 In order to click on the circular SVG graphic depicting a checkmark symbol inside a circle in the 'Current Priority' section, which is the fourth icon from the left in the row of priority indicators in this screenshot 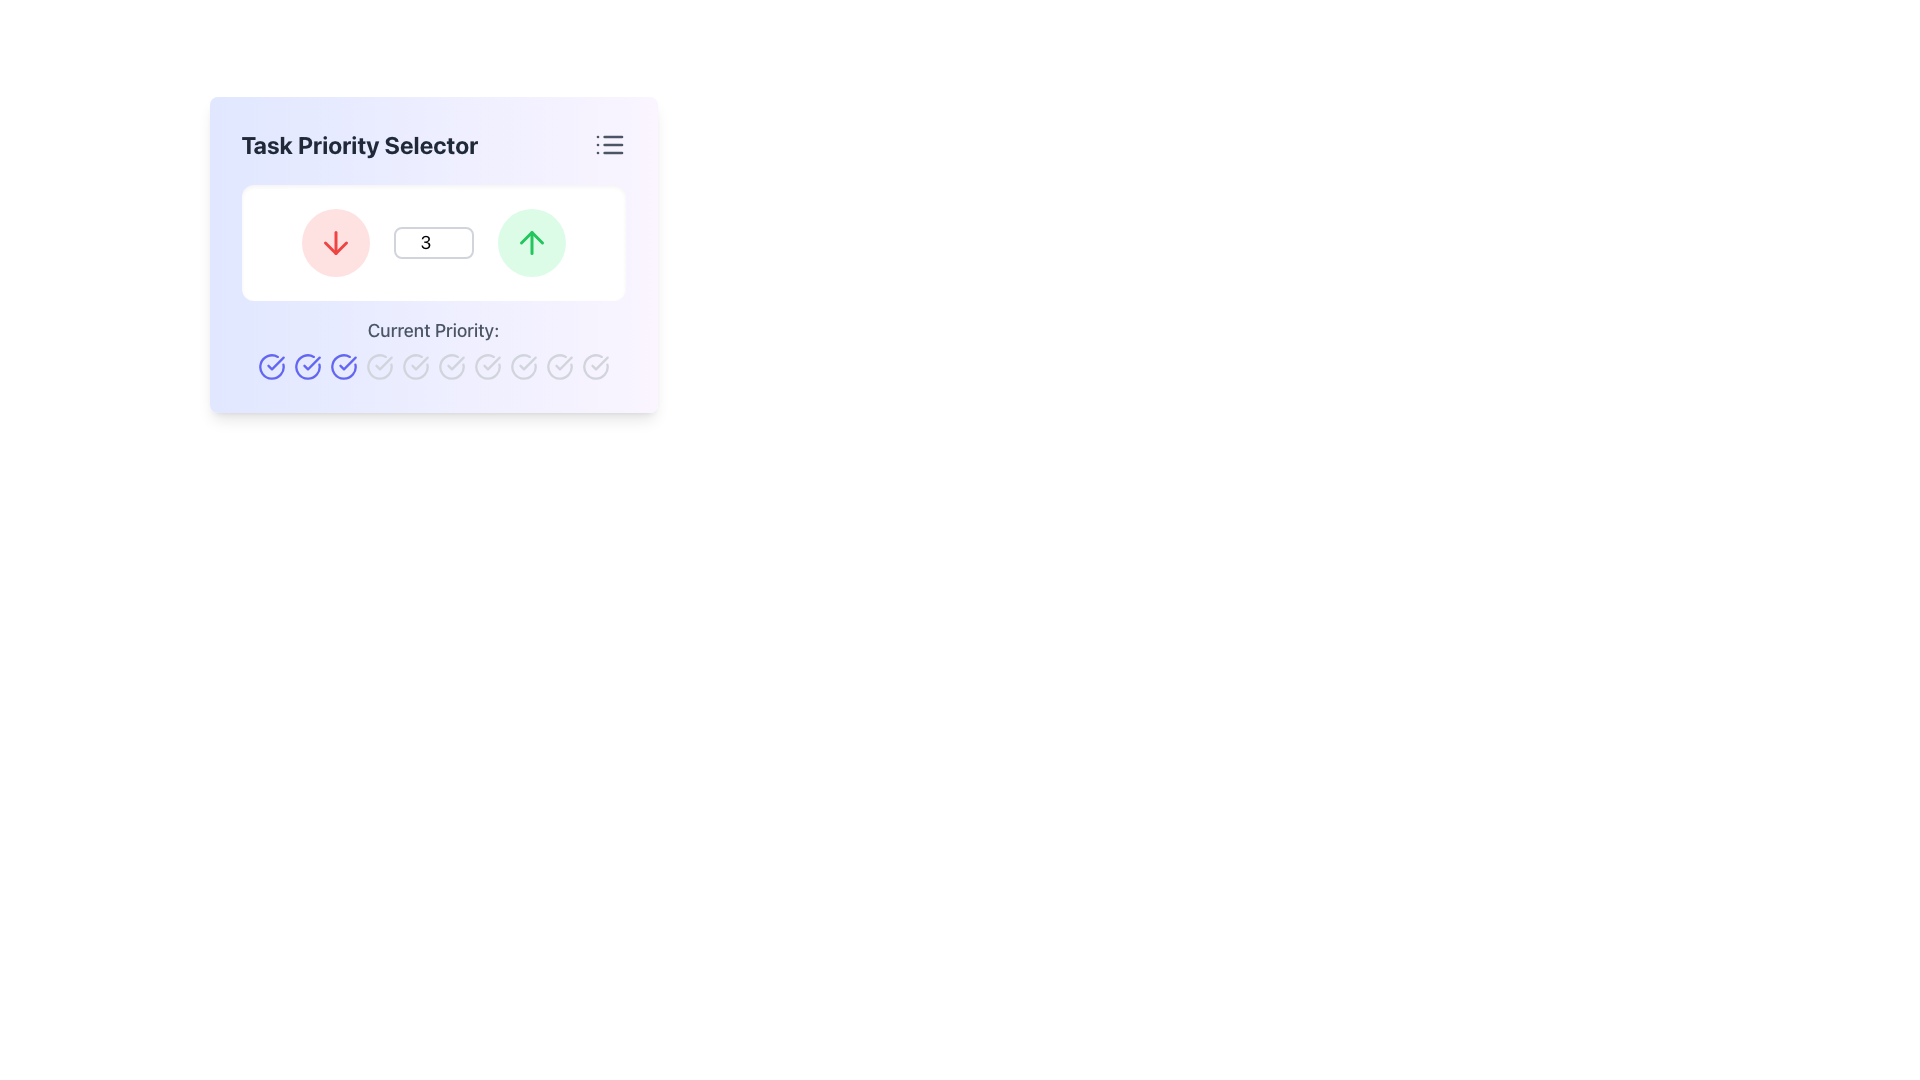, I will do `click(379, 366)`.